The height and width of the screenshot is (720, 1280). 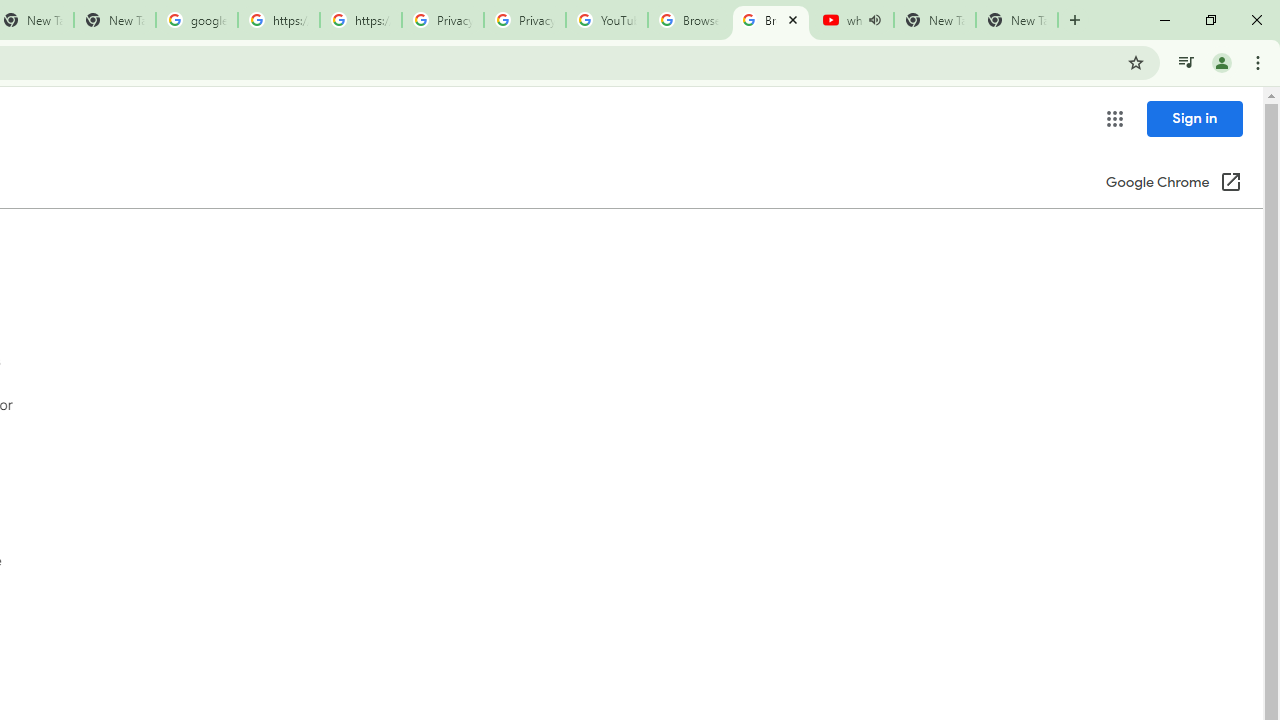 I want to click on 'Google Chrome (Open in a new window)', so click(x=1173, y=183).